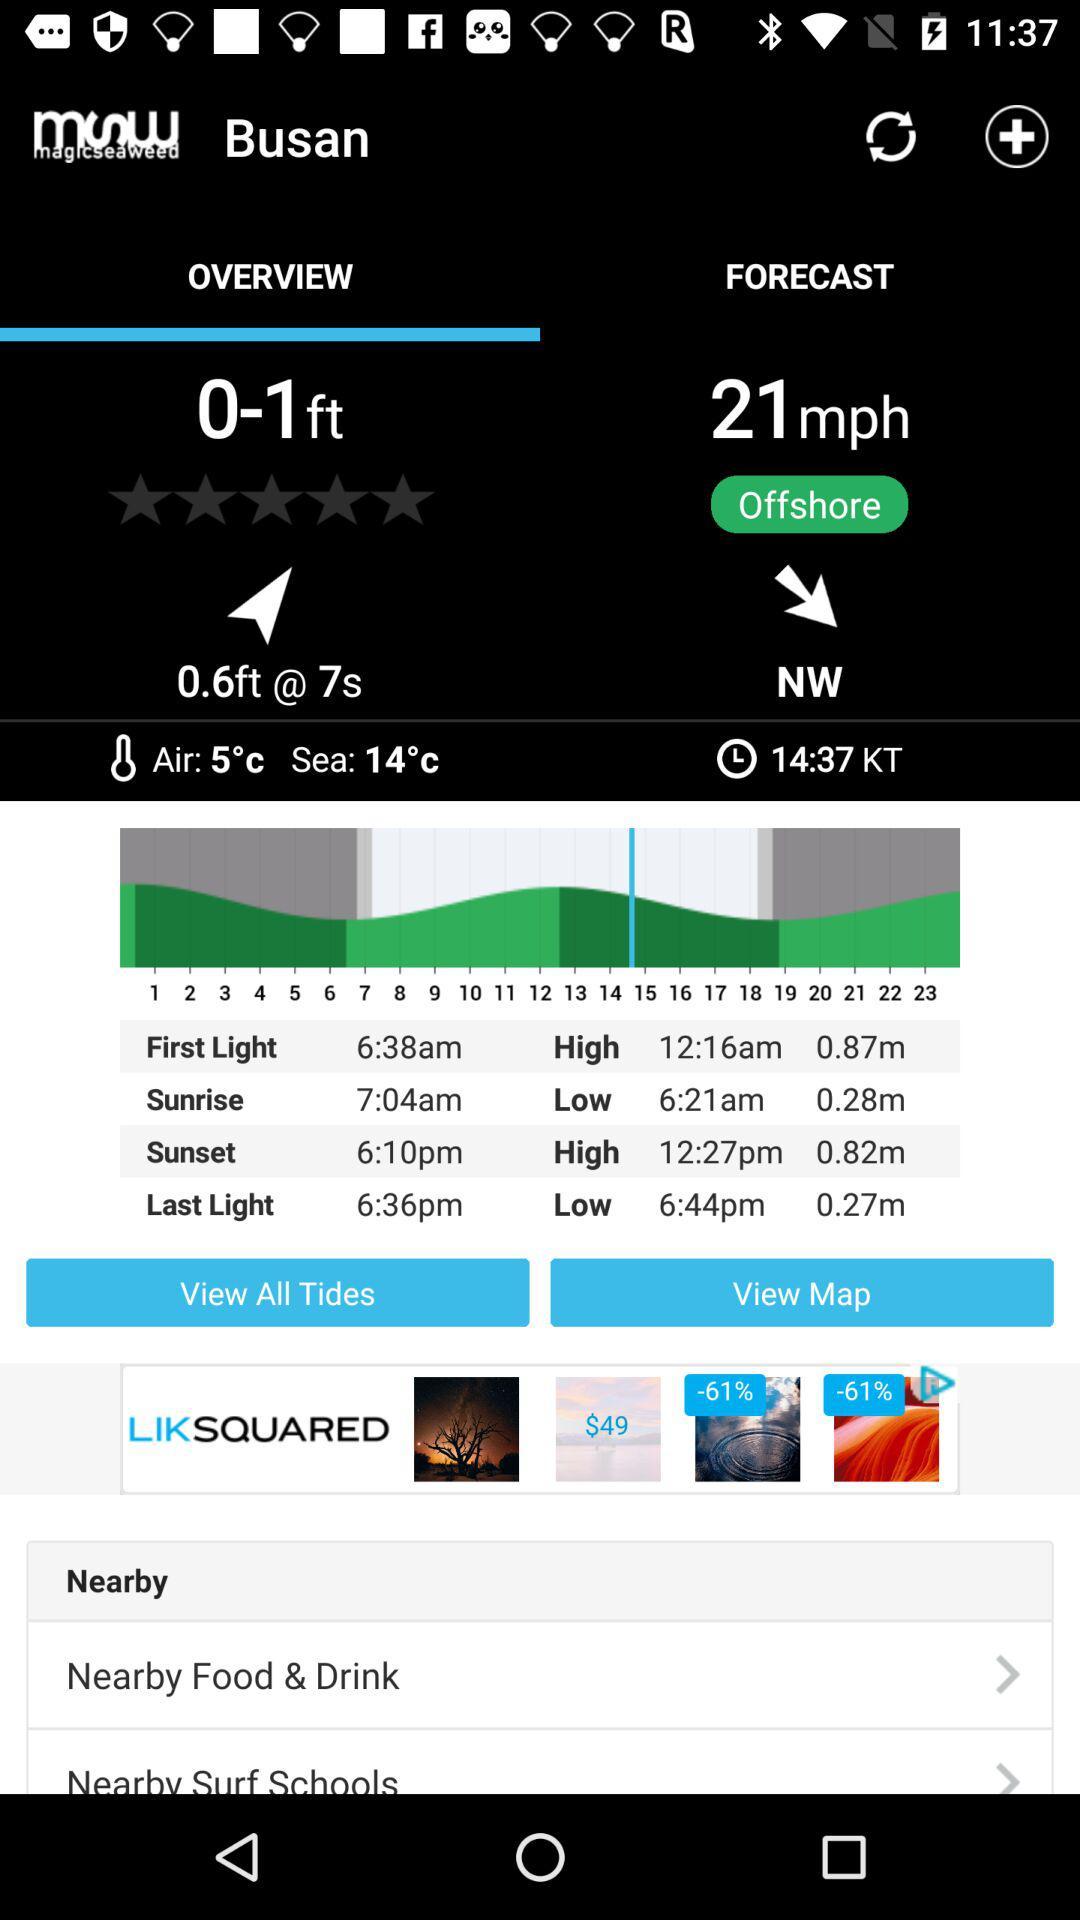 The width and height of the screenshot is (1080, 1920). Describe the element at coordinates (231, 1674) in the screenshot. I see `the icon above nearby surf schools item` at that location.